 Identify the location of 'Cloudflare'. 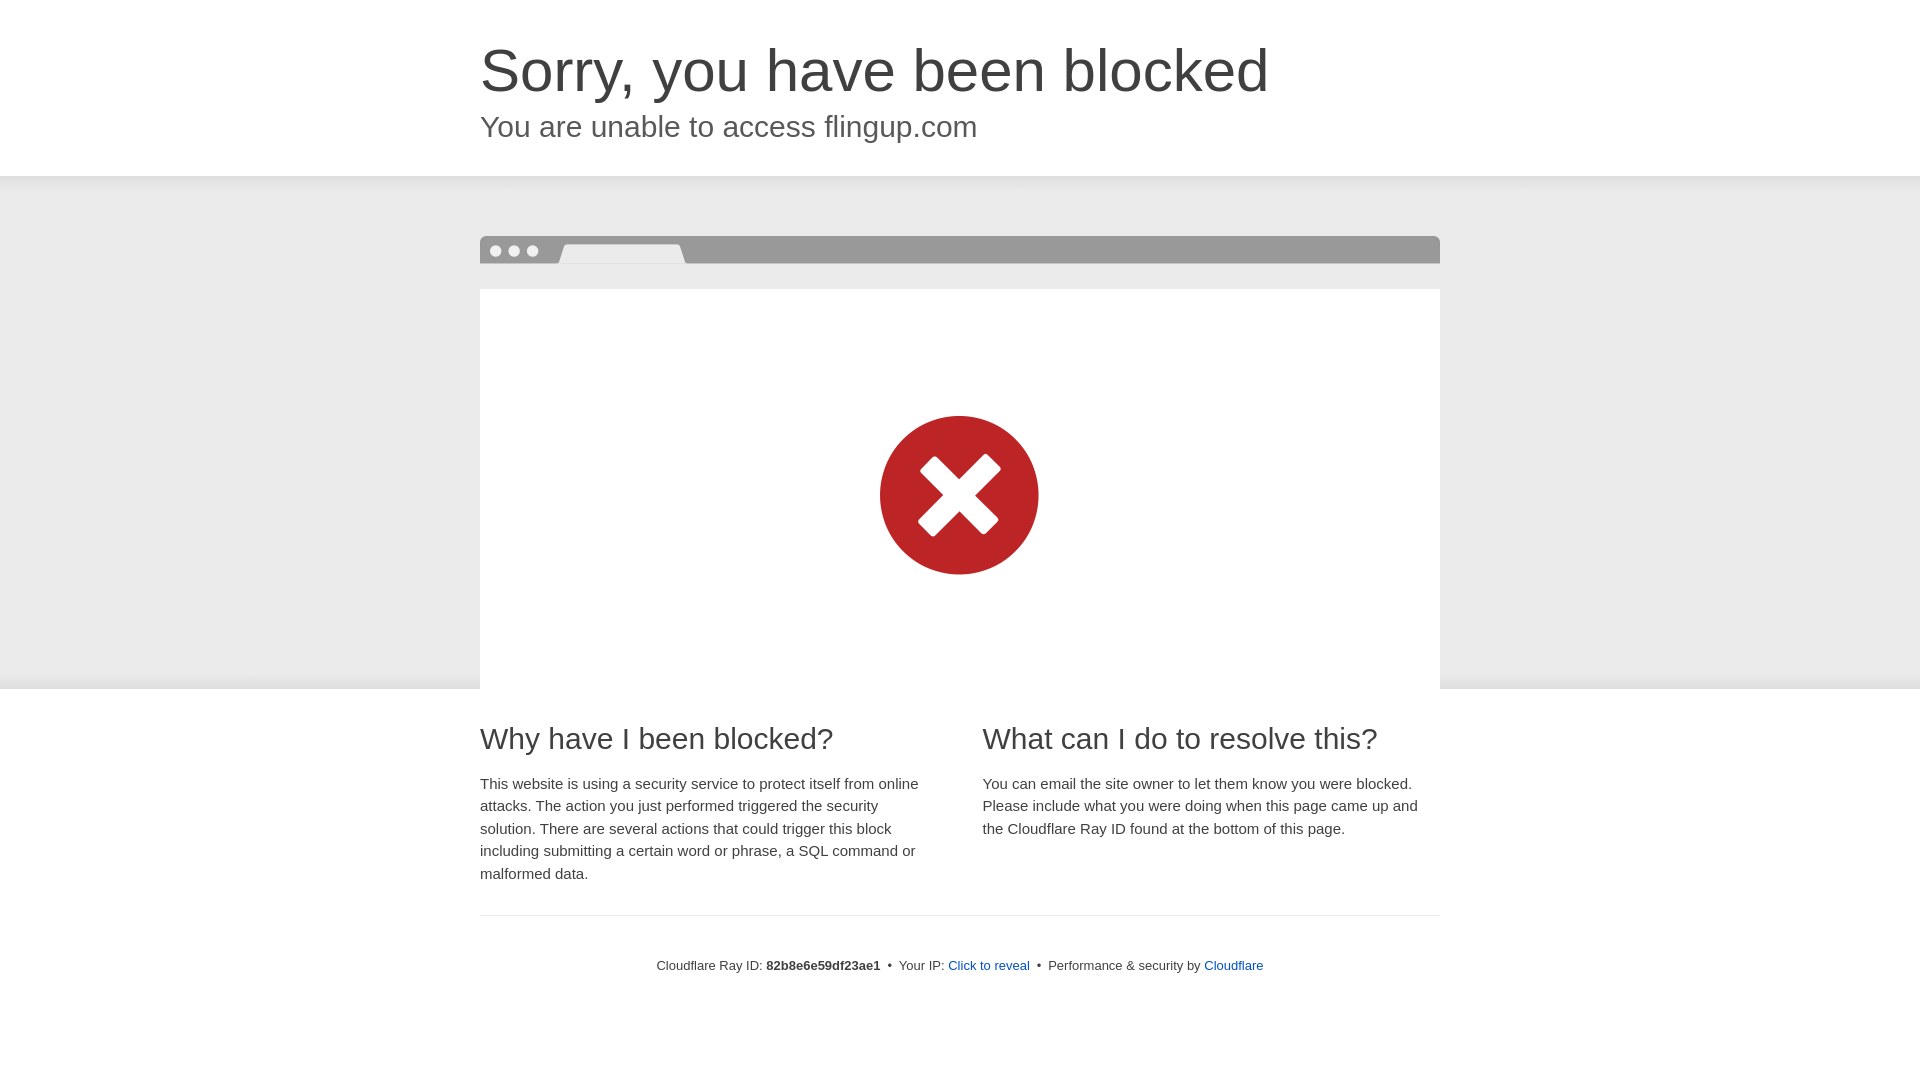
(1232, 964).